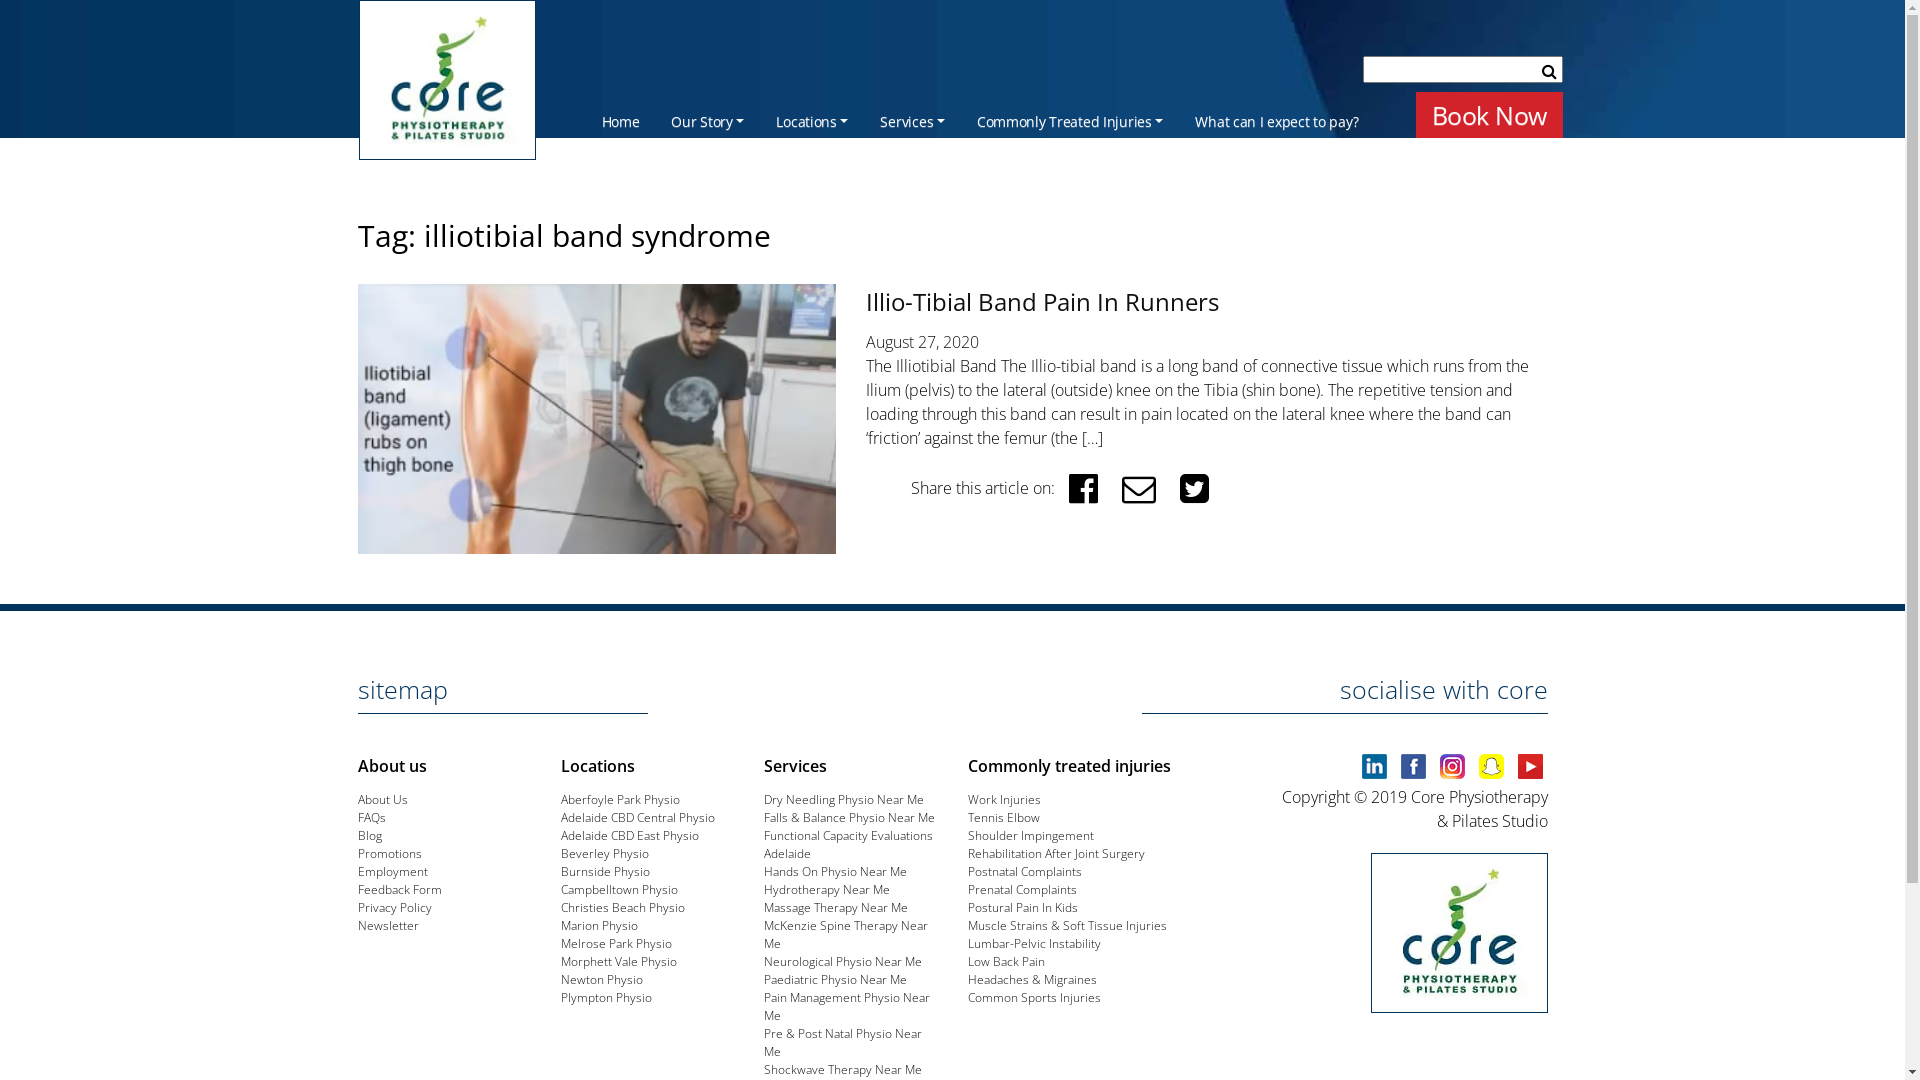  What do you see at coordinates (1034, 943) in the screenshot?
I see `'Lumbar-Pelvic Instability'` at bounding box center [1034, 943].